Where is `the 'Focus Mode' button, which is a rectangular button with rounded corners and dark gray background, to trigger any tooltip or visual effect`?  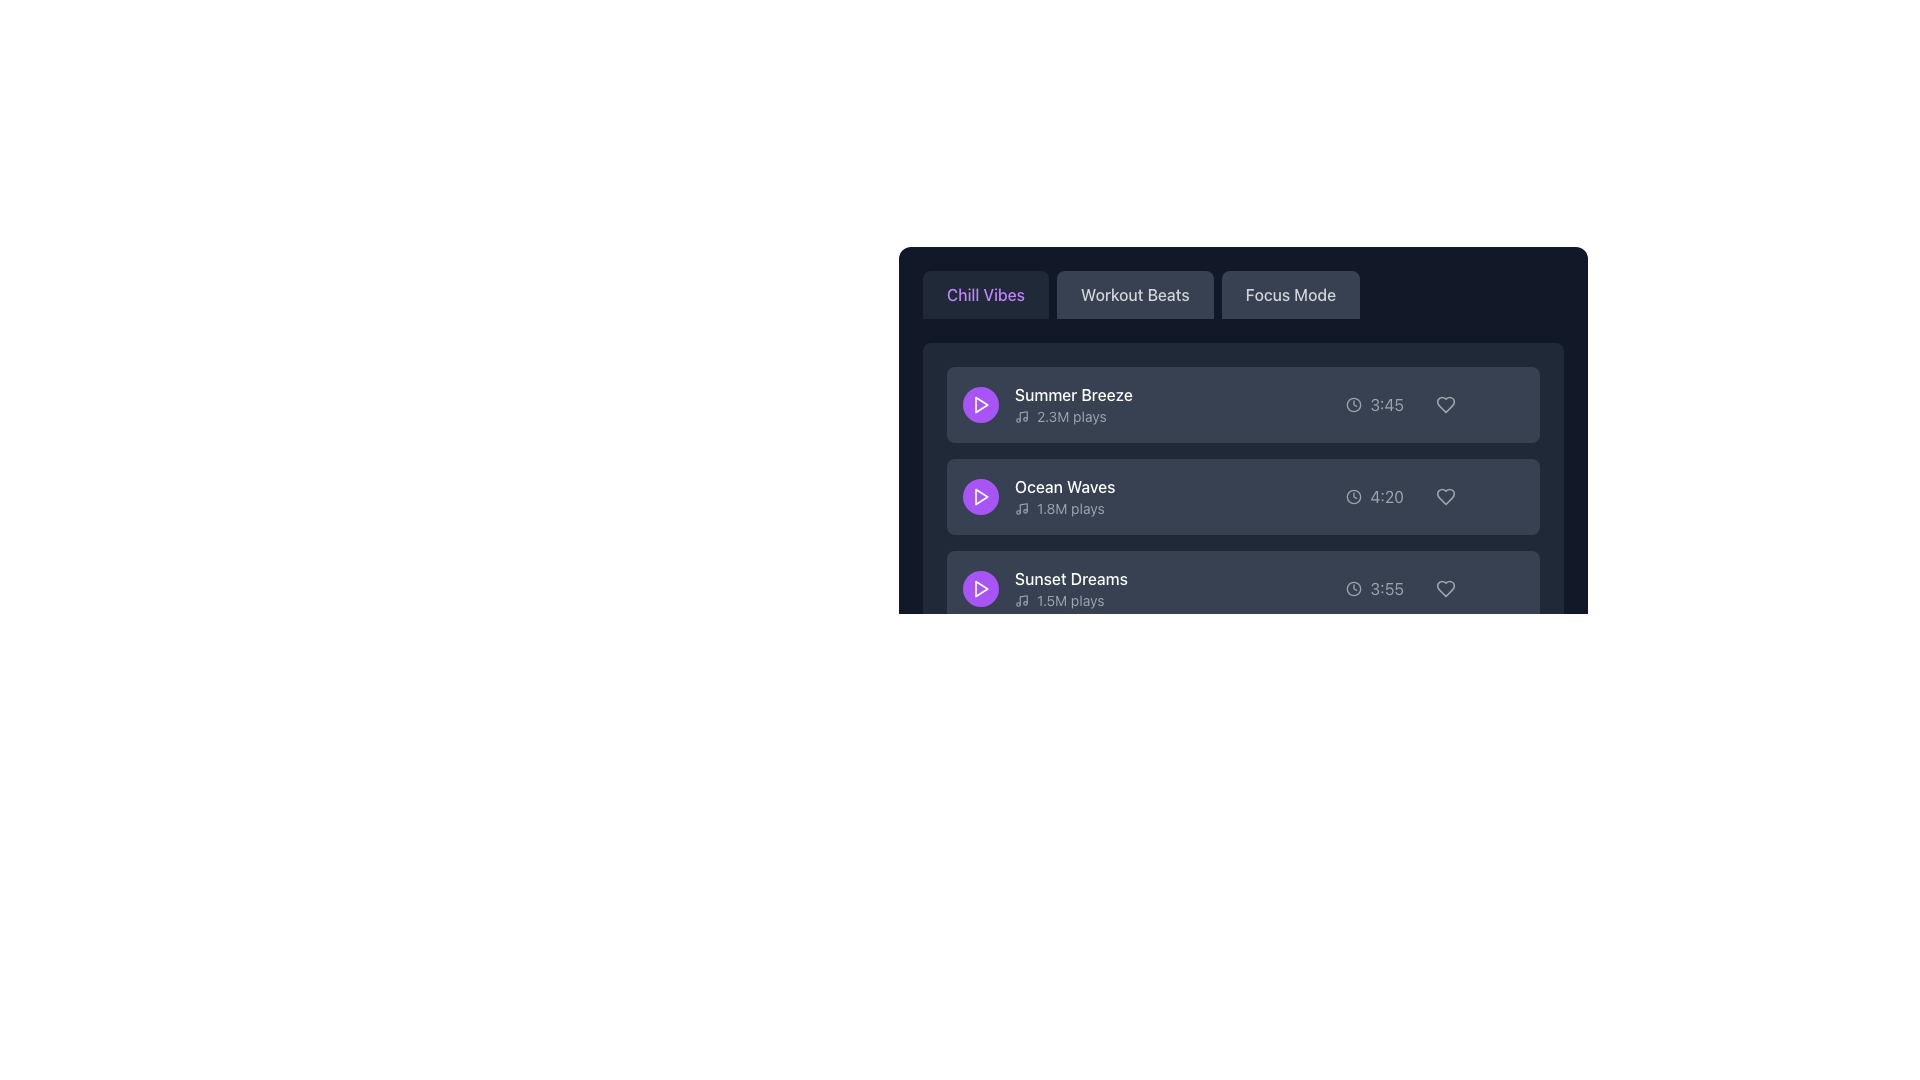
the 'Focus Mode' button, which is a rectangular button with rounded corners and dark gray background, to trigger any tooltip or visual effect is located at coordinates (1290, 294).